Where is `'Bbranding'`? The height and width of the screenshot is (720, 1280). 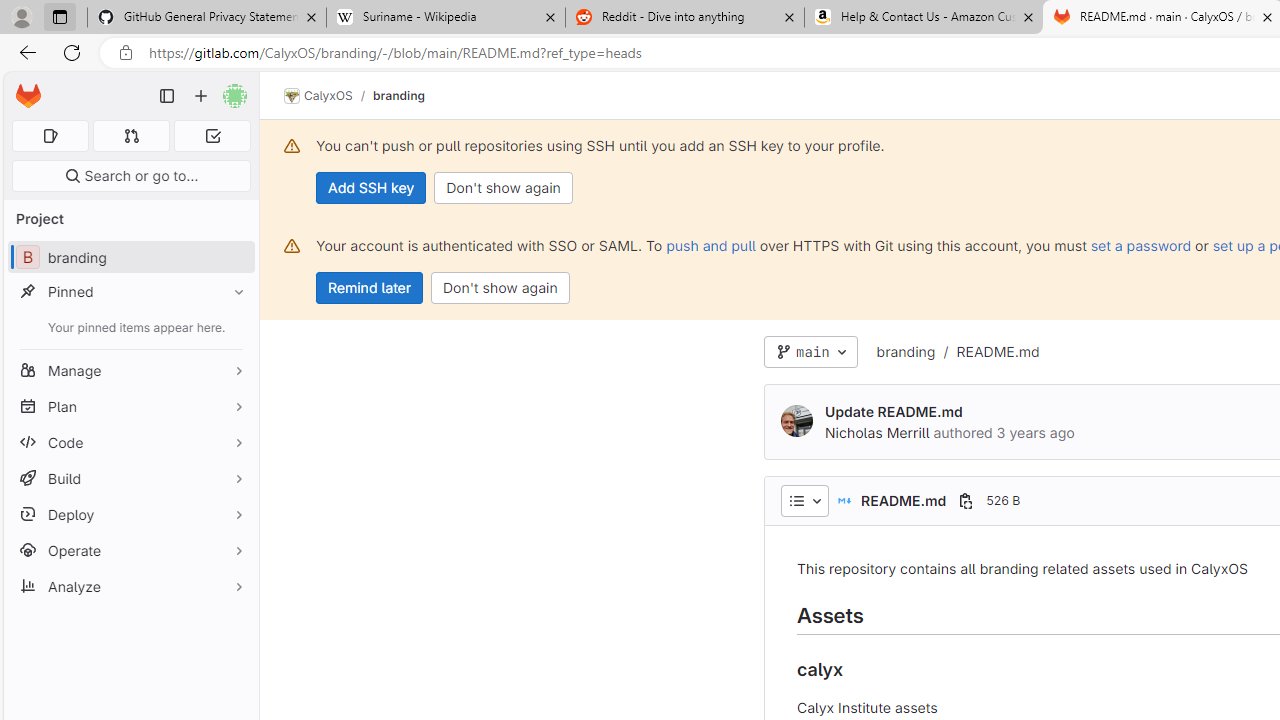 'Bbranding' is located at coordinates (130, 256).